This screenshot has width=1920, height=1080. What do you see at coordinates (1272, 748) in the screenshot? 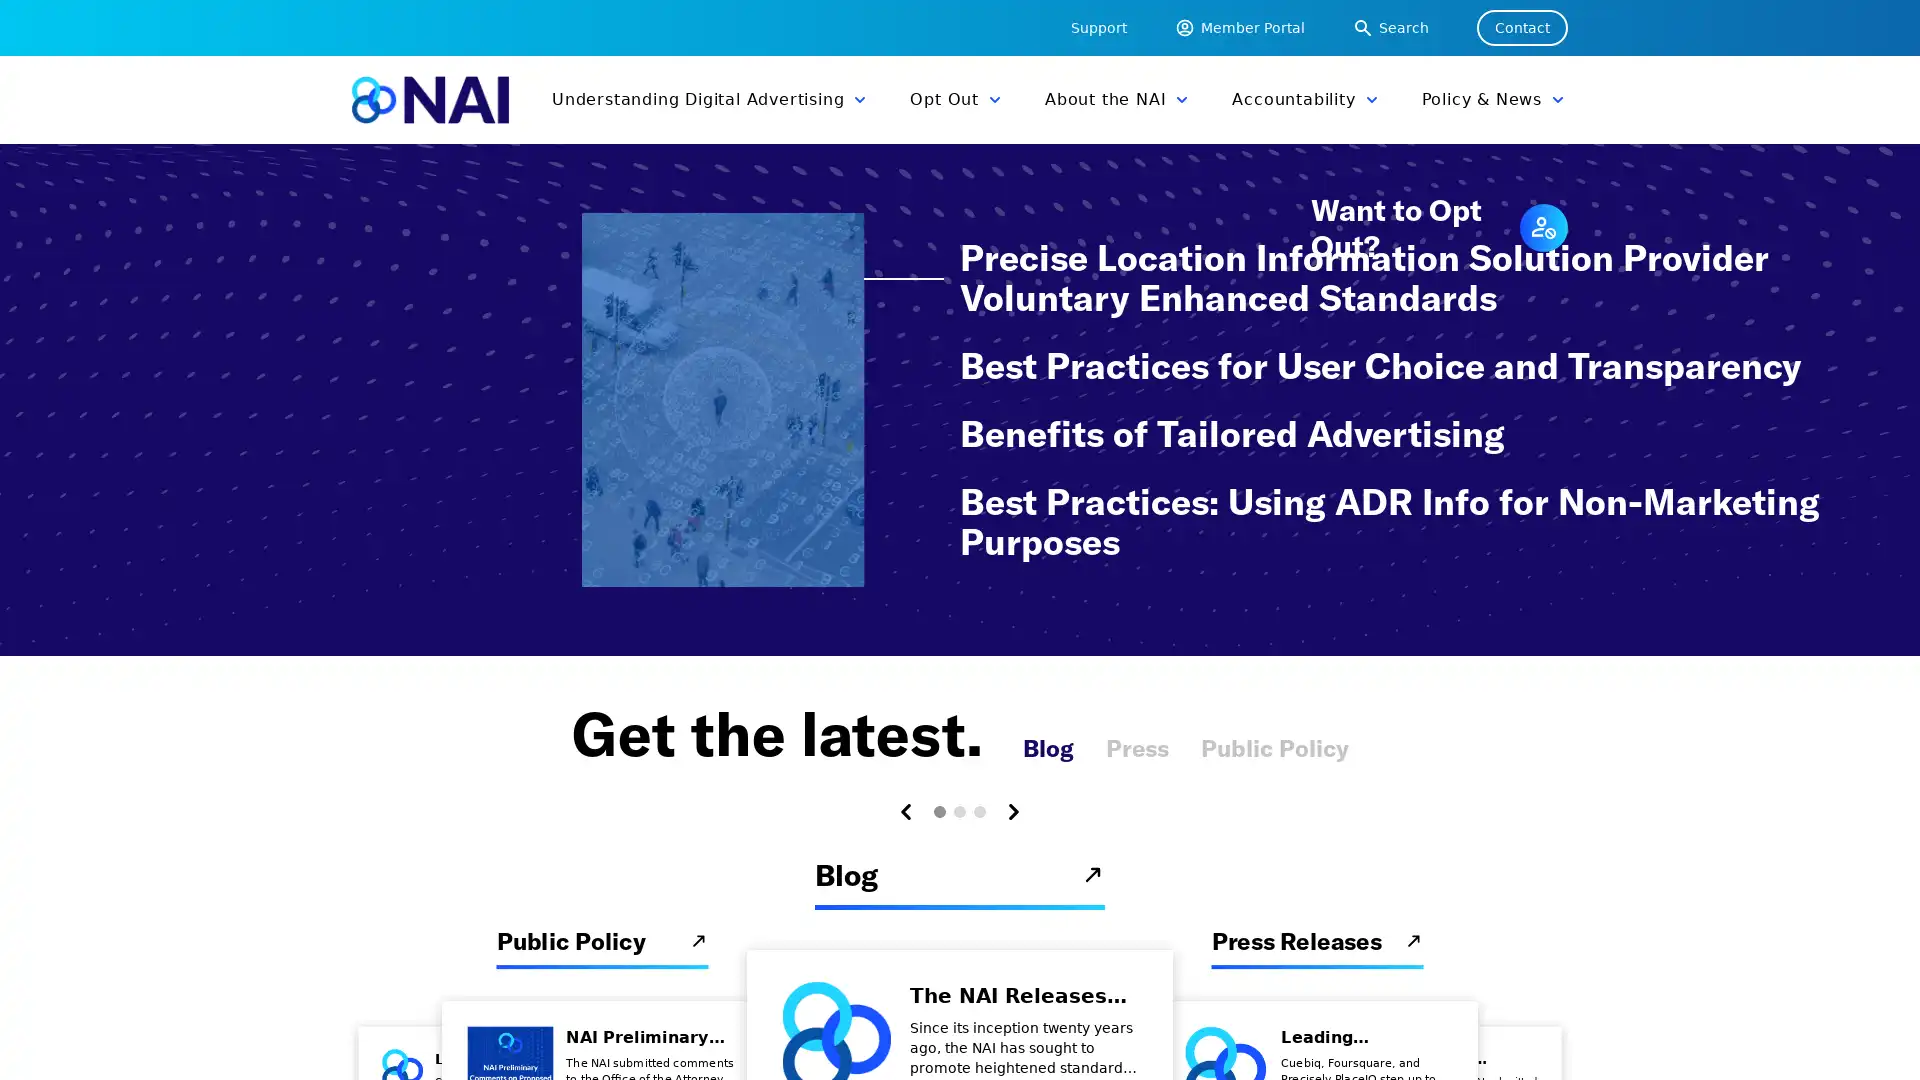
I see `Public Policy` at bounding box center [1272, 748].